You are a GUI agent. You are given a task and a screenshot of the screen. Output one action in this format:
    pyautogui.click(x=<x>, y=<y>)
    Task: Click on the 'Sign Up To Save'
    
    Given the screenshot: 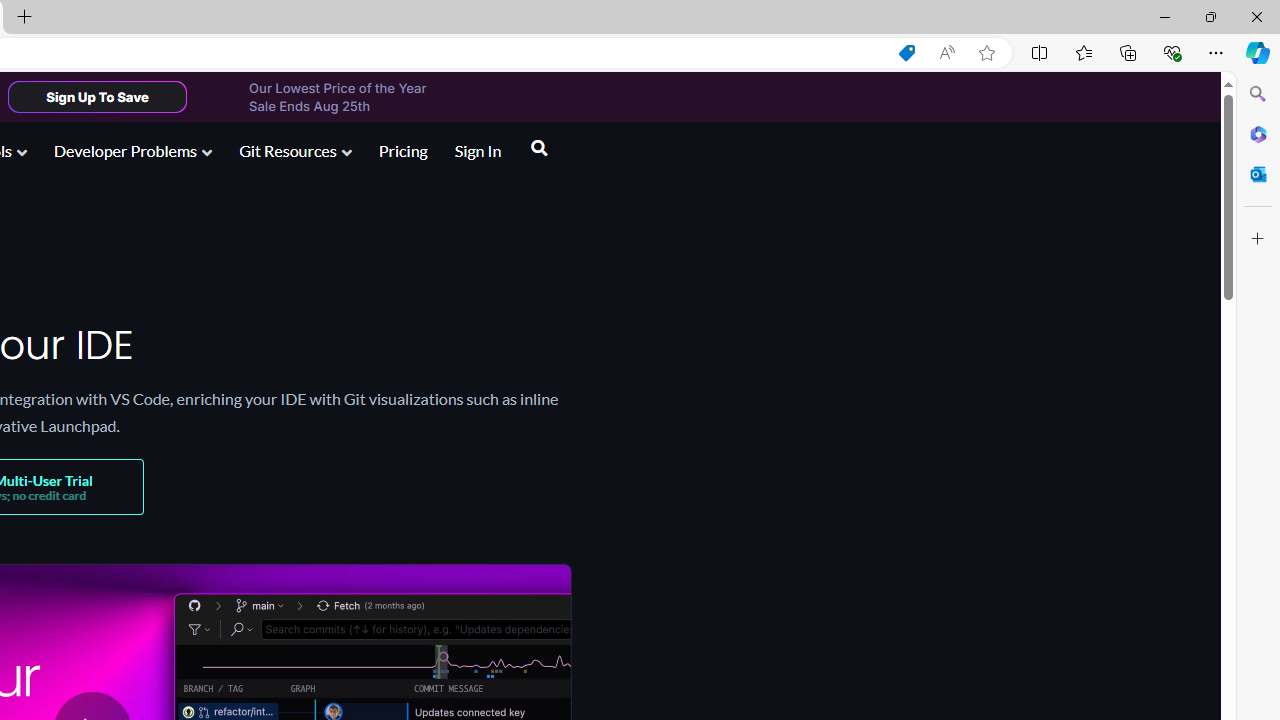 What is the action you would take?
    pyautogui.click(x=96, y=96)
    